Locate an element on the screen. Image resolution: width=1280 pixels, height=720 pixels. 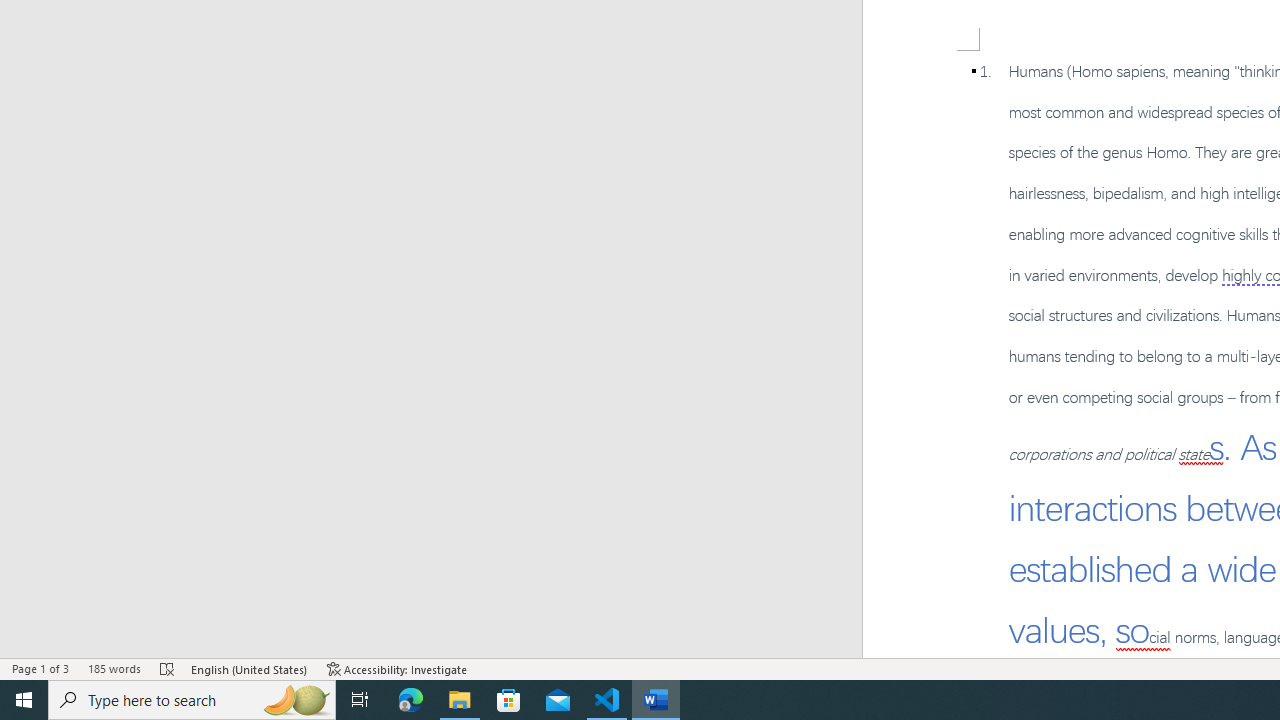
'Page Number Page 1 of 3' is located at coordinates (40, 669).